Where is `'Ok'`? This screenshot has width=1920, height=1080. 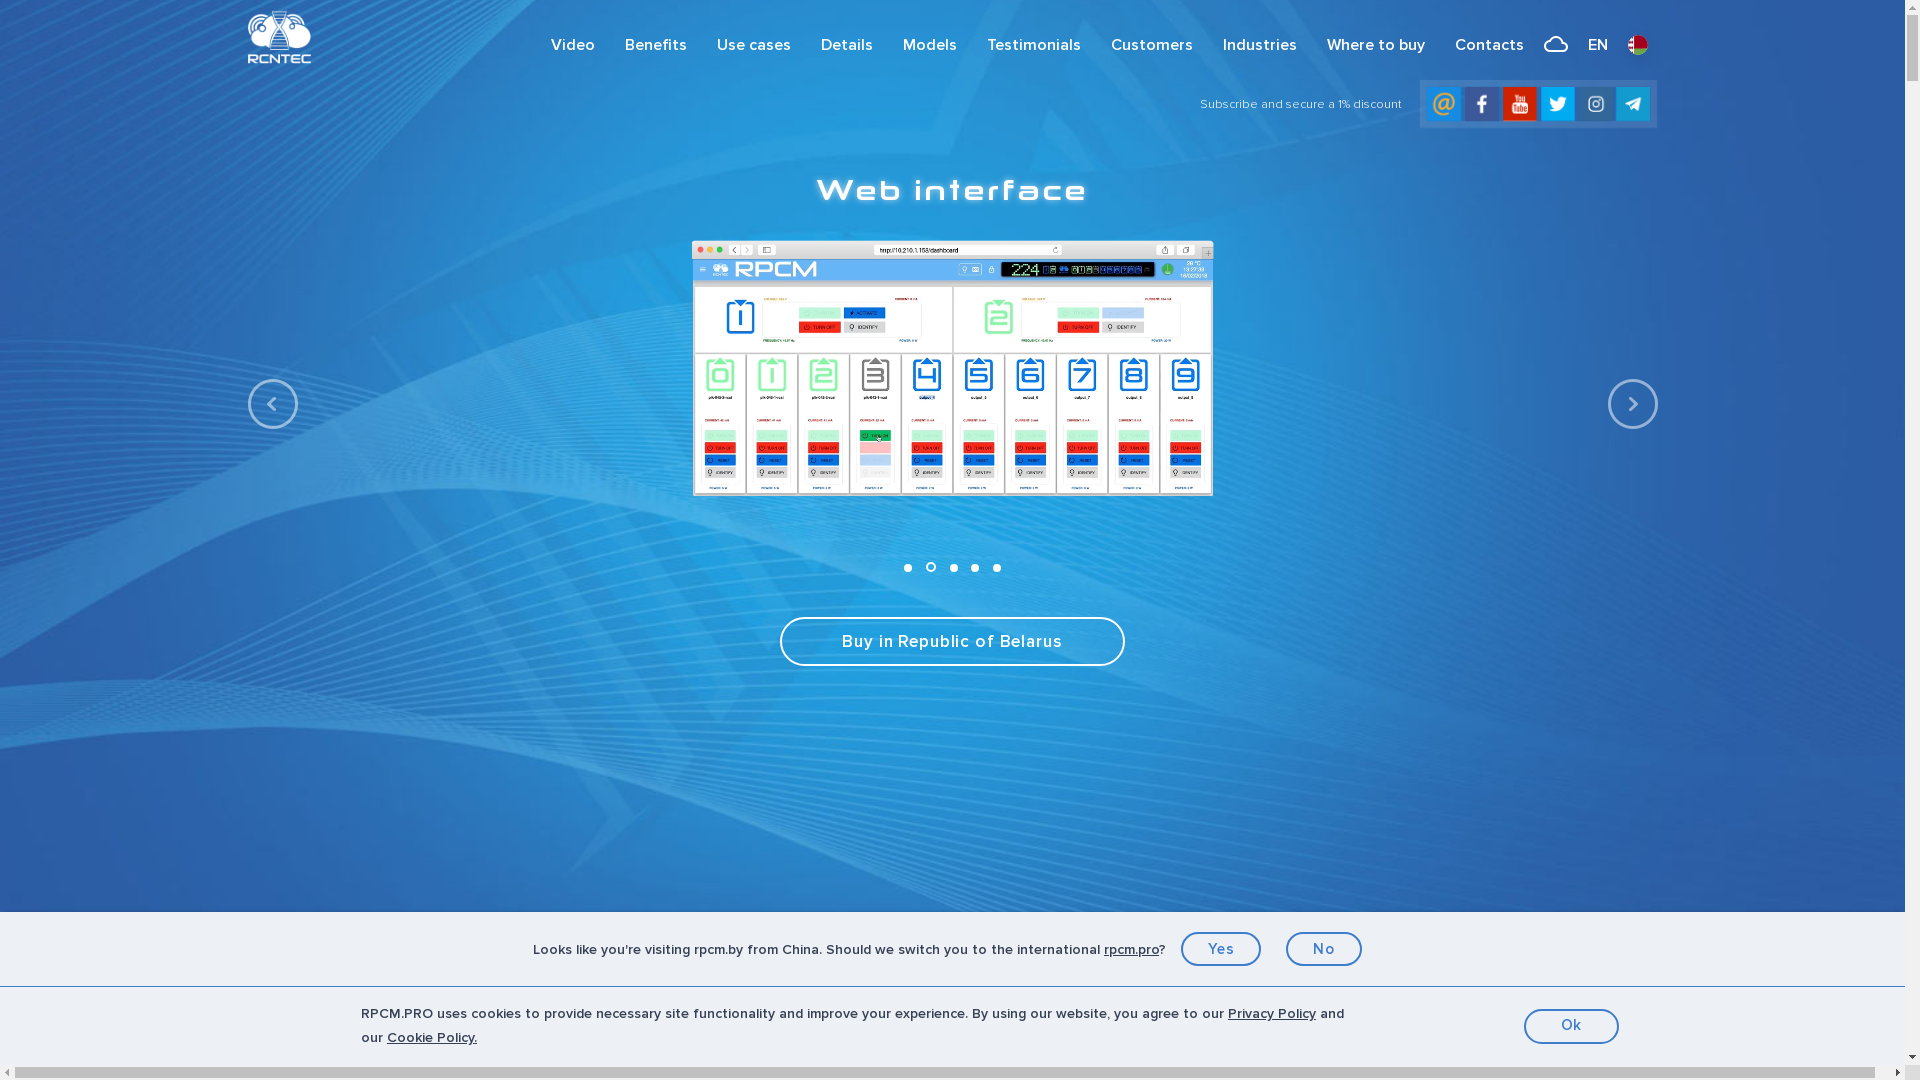 'Ok' is located at coordinates (1570, 1025).